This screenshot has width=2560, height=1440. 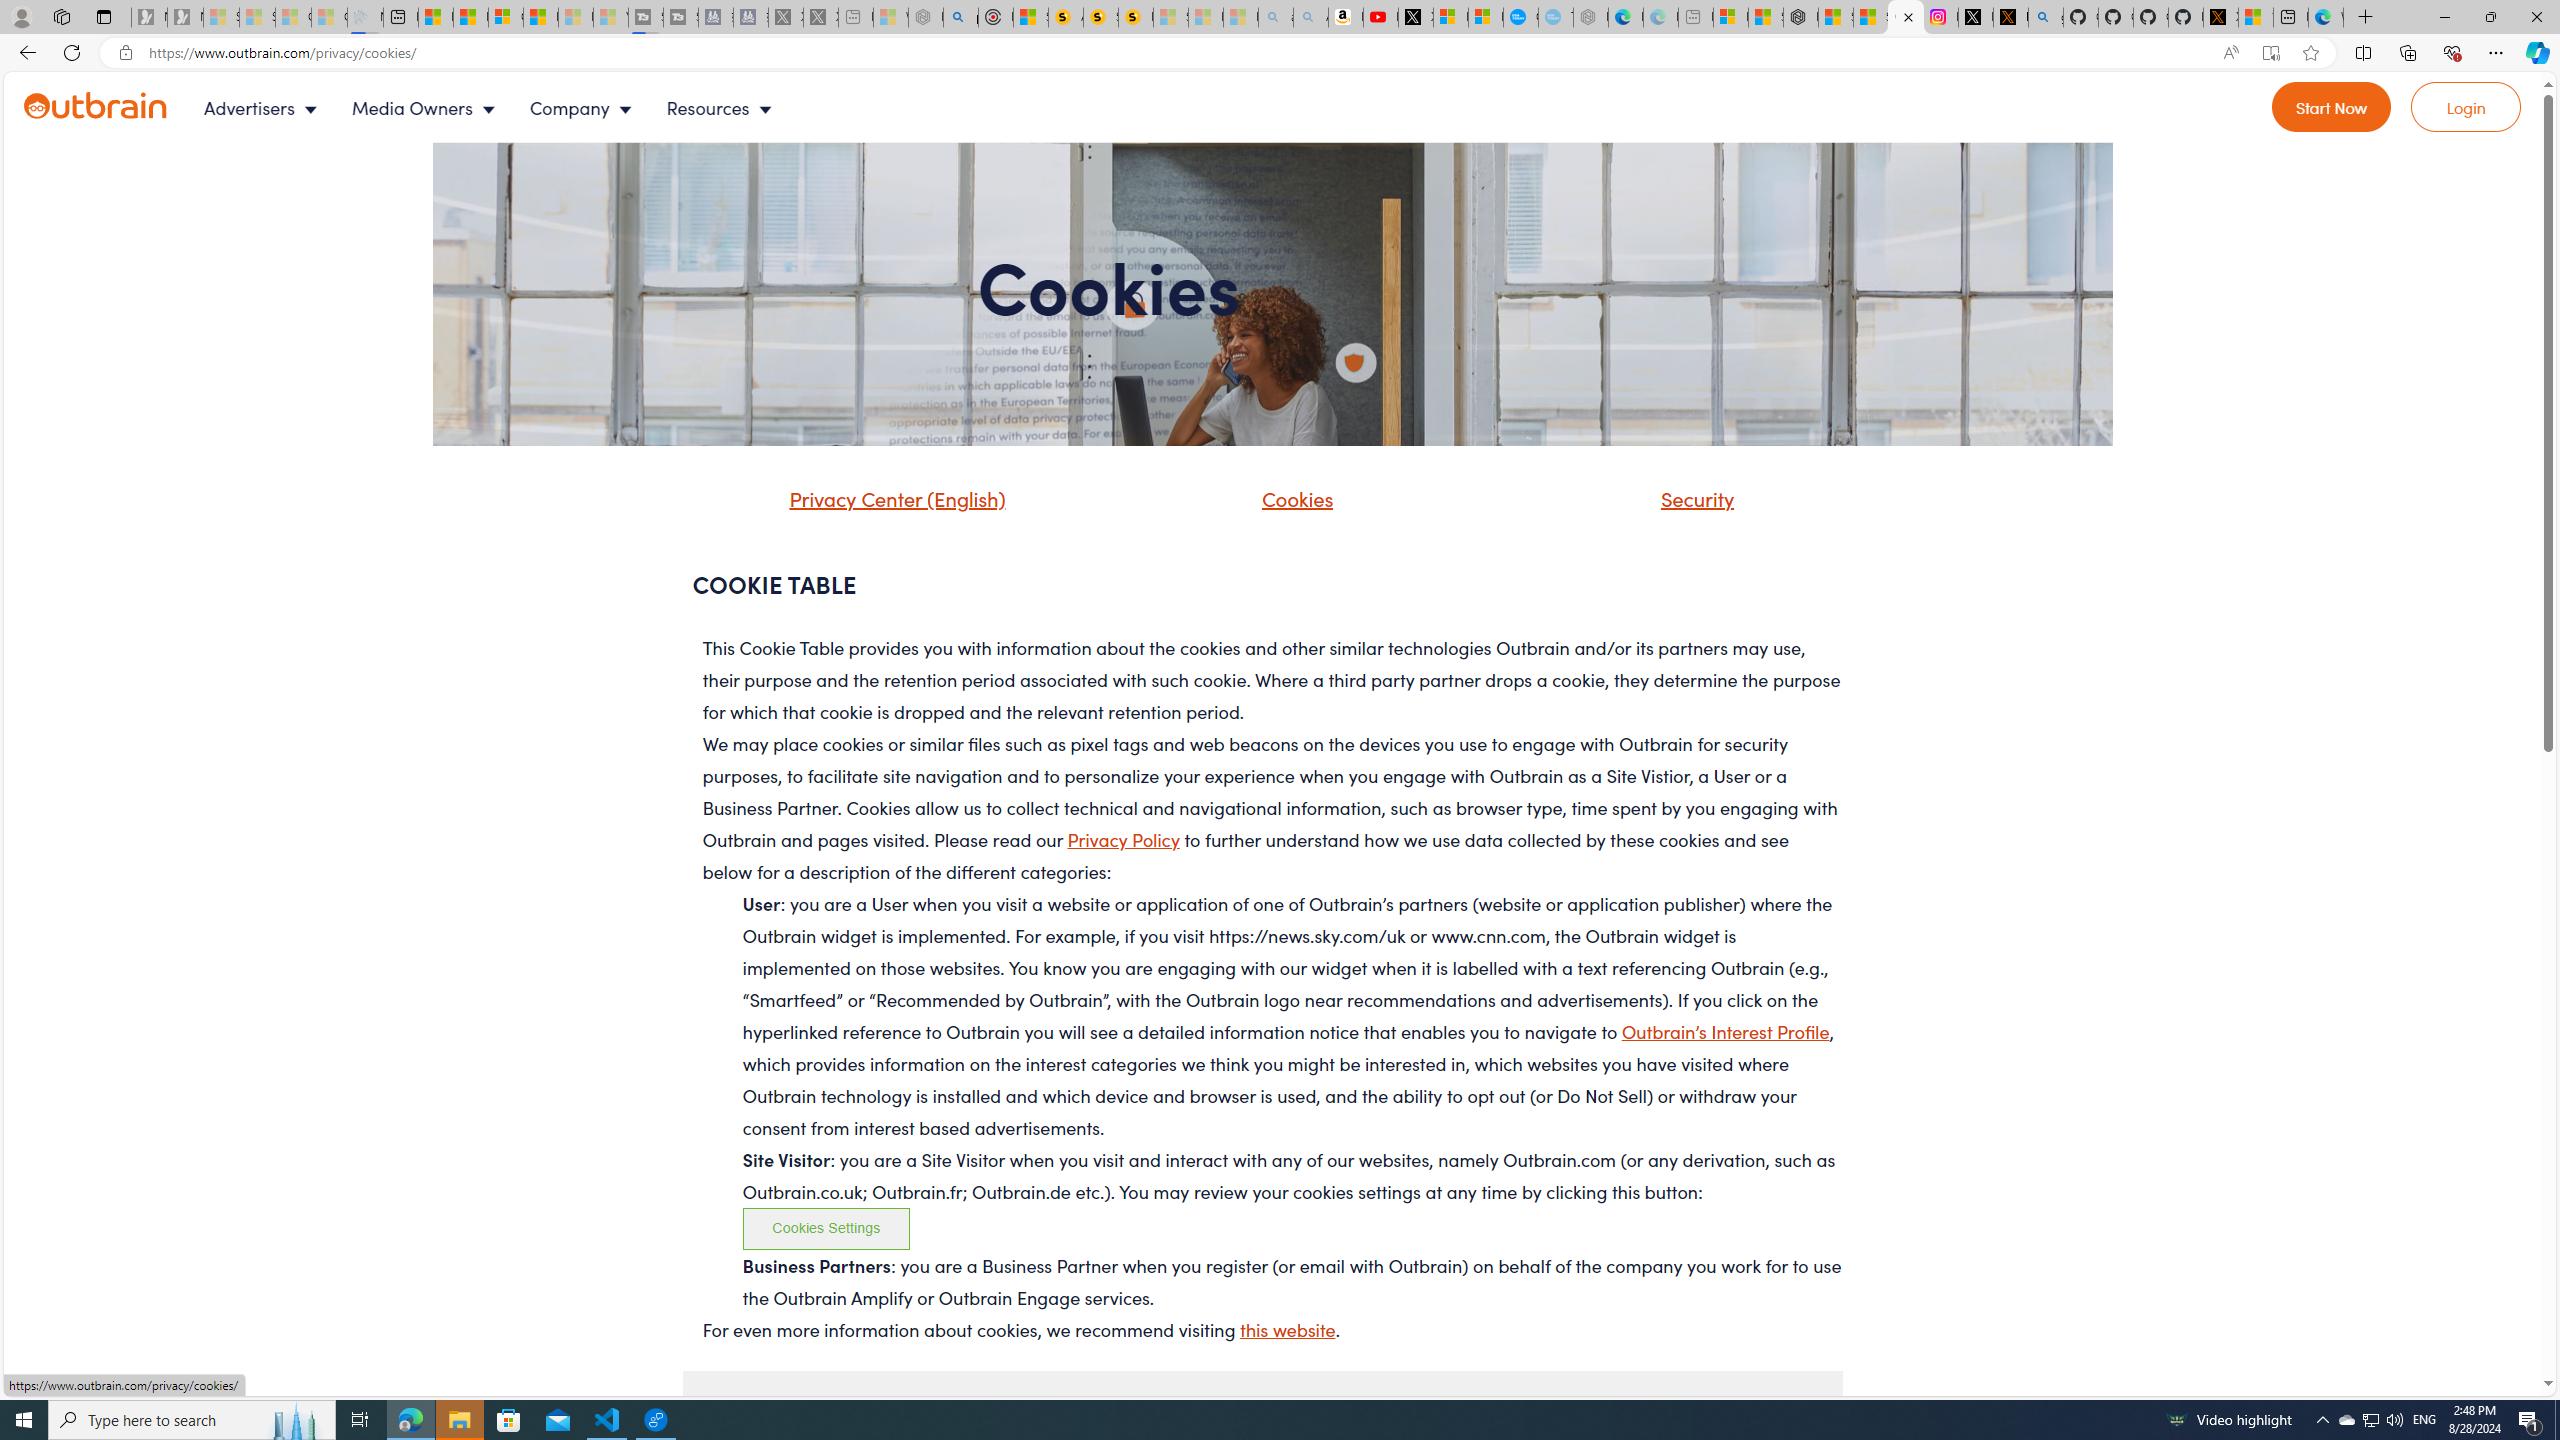 What do you see at coordinates (2219, 16) in the screenshot?
I see `'X Privacy Policy'` at bounding box center [2219, 16].